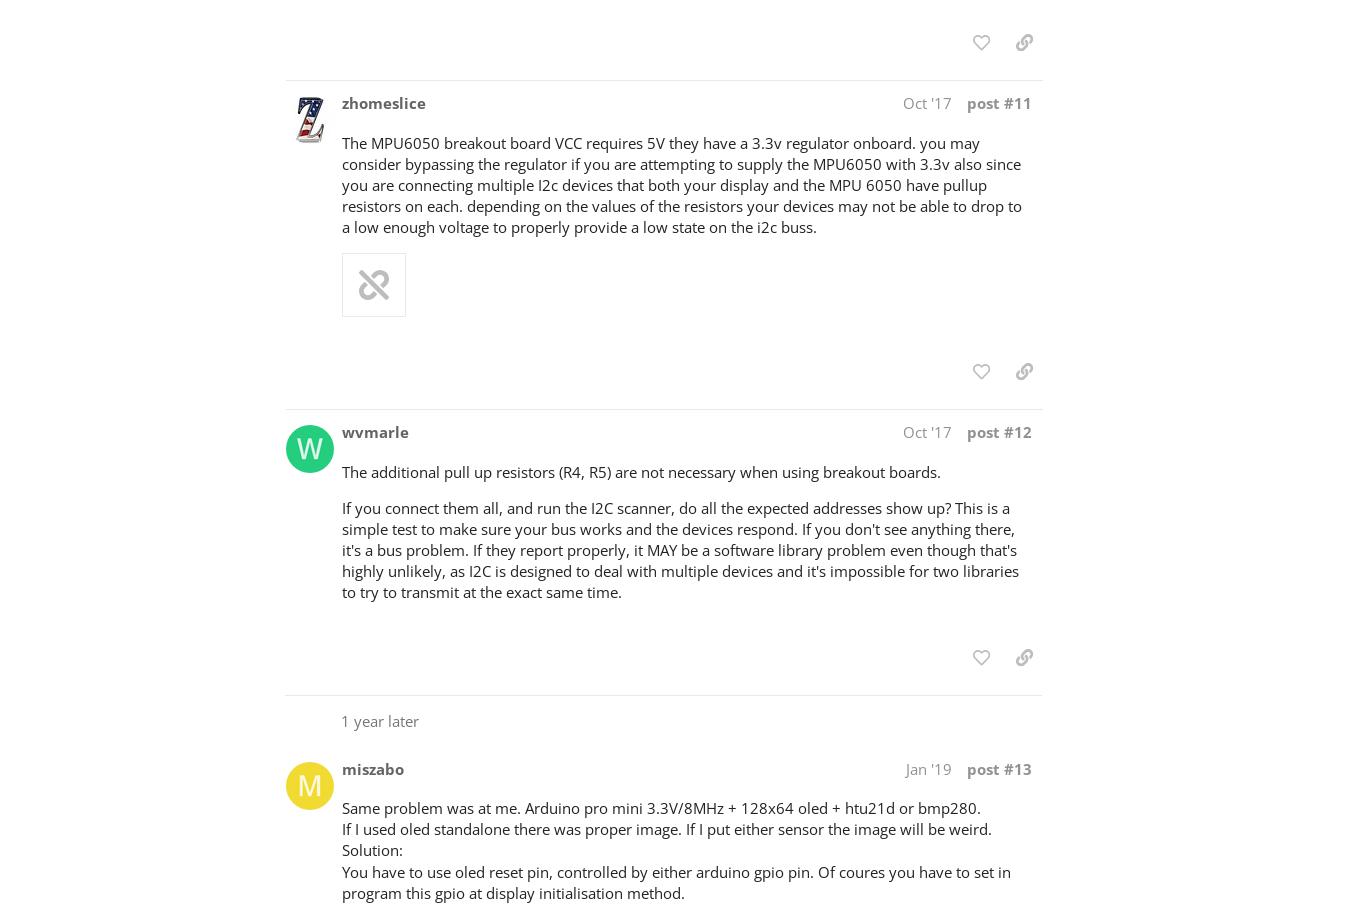 This screenshot has height=922, width=1350. What do you see at coordinates (998, 430) in the screenshot?
I see `'post #12'` at bounding box center [998, 430].